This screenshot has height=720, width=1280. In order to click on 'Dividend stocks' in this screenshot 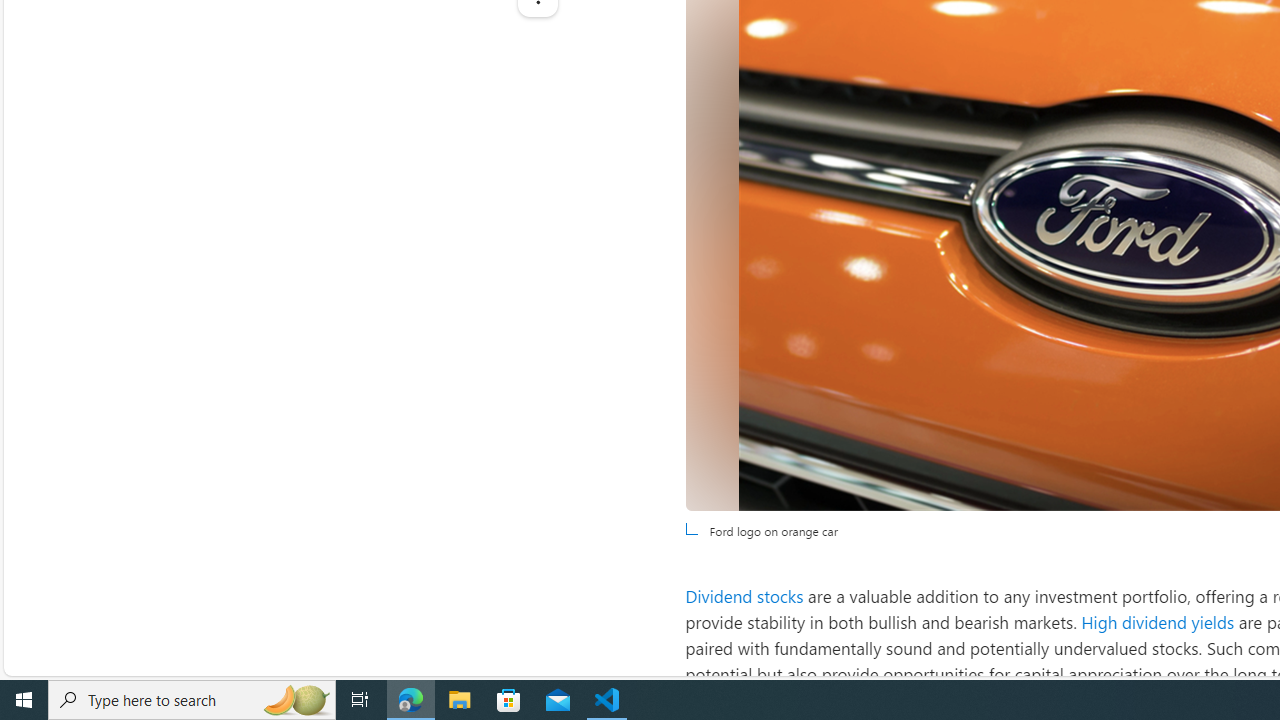, I will do `click(743, 594)`.